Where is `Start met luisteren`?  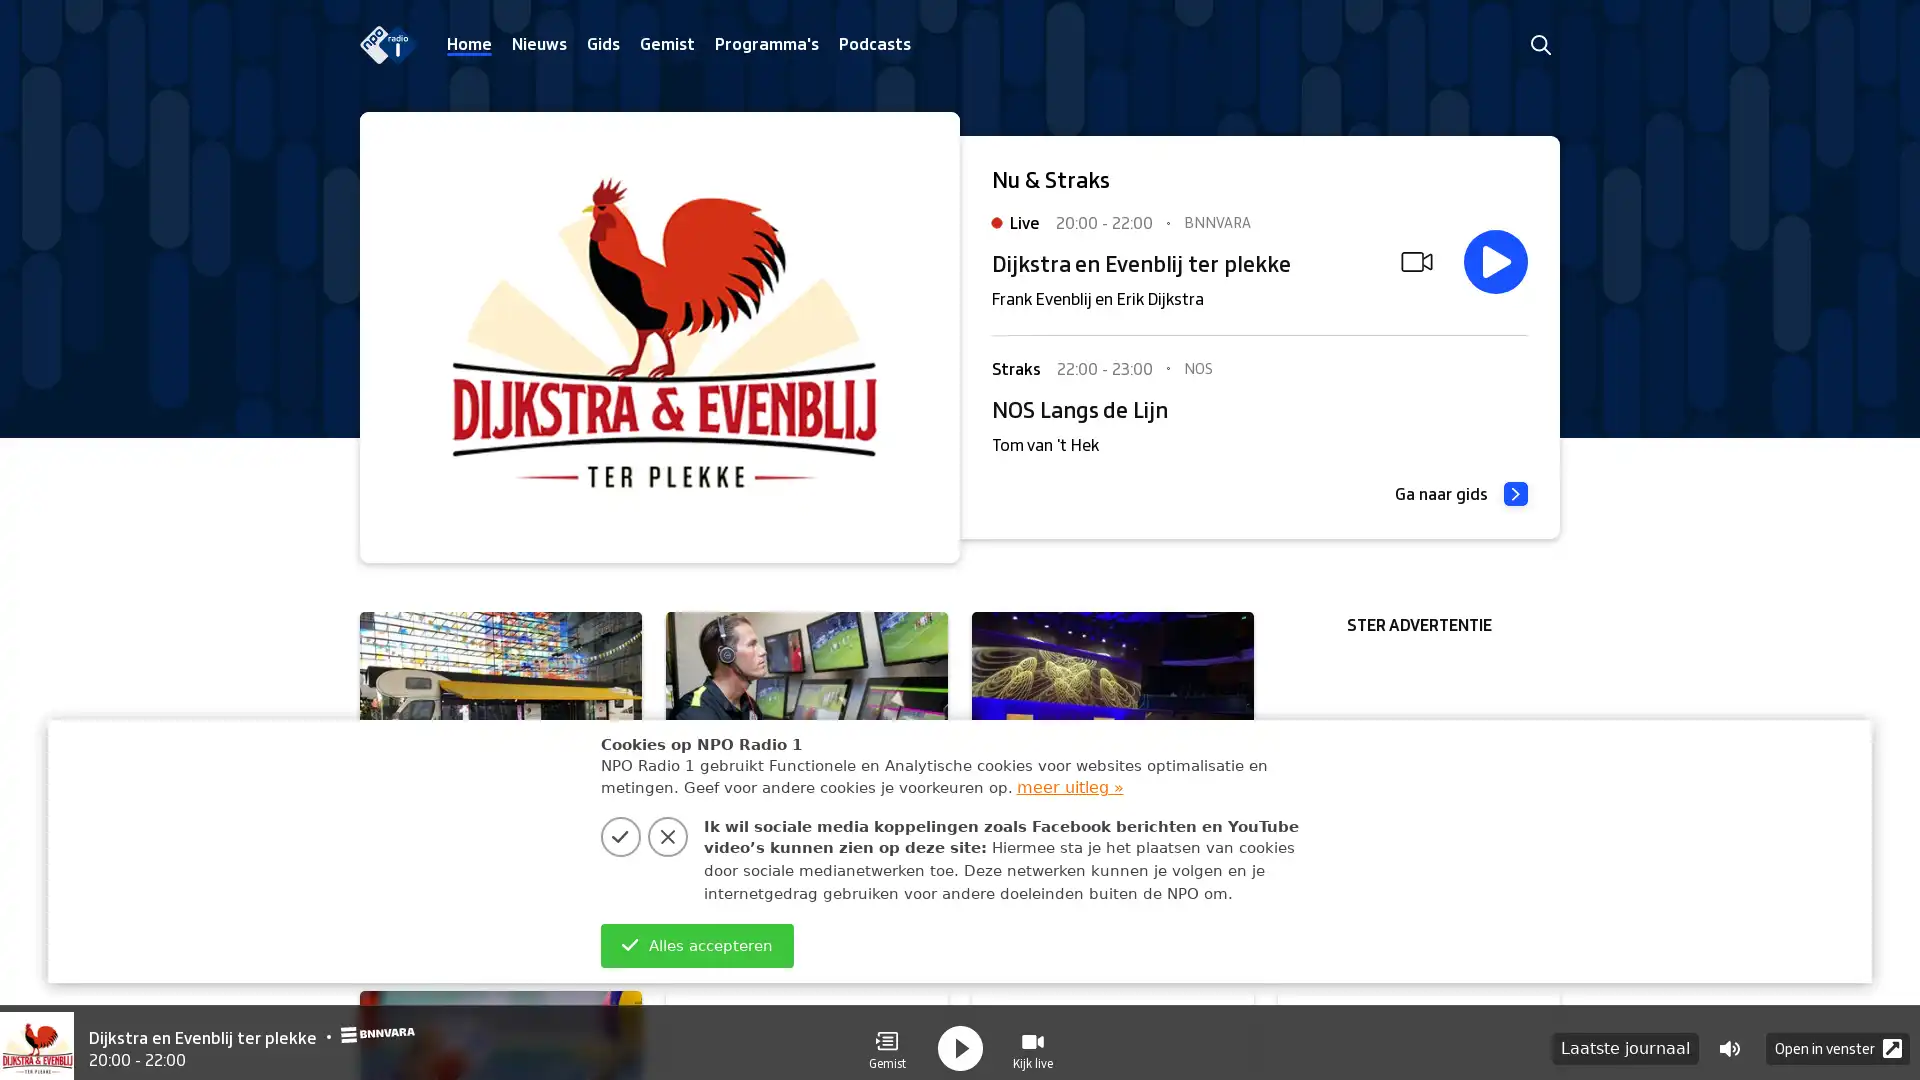 Start met luisteren is located at coordinates (1496, 261).